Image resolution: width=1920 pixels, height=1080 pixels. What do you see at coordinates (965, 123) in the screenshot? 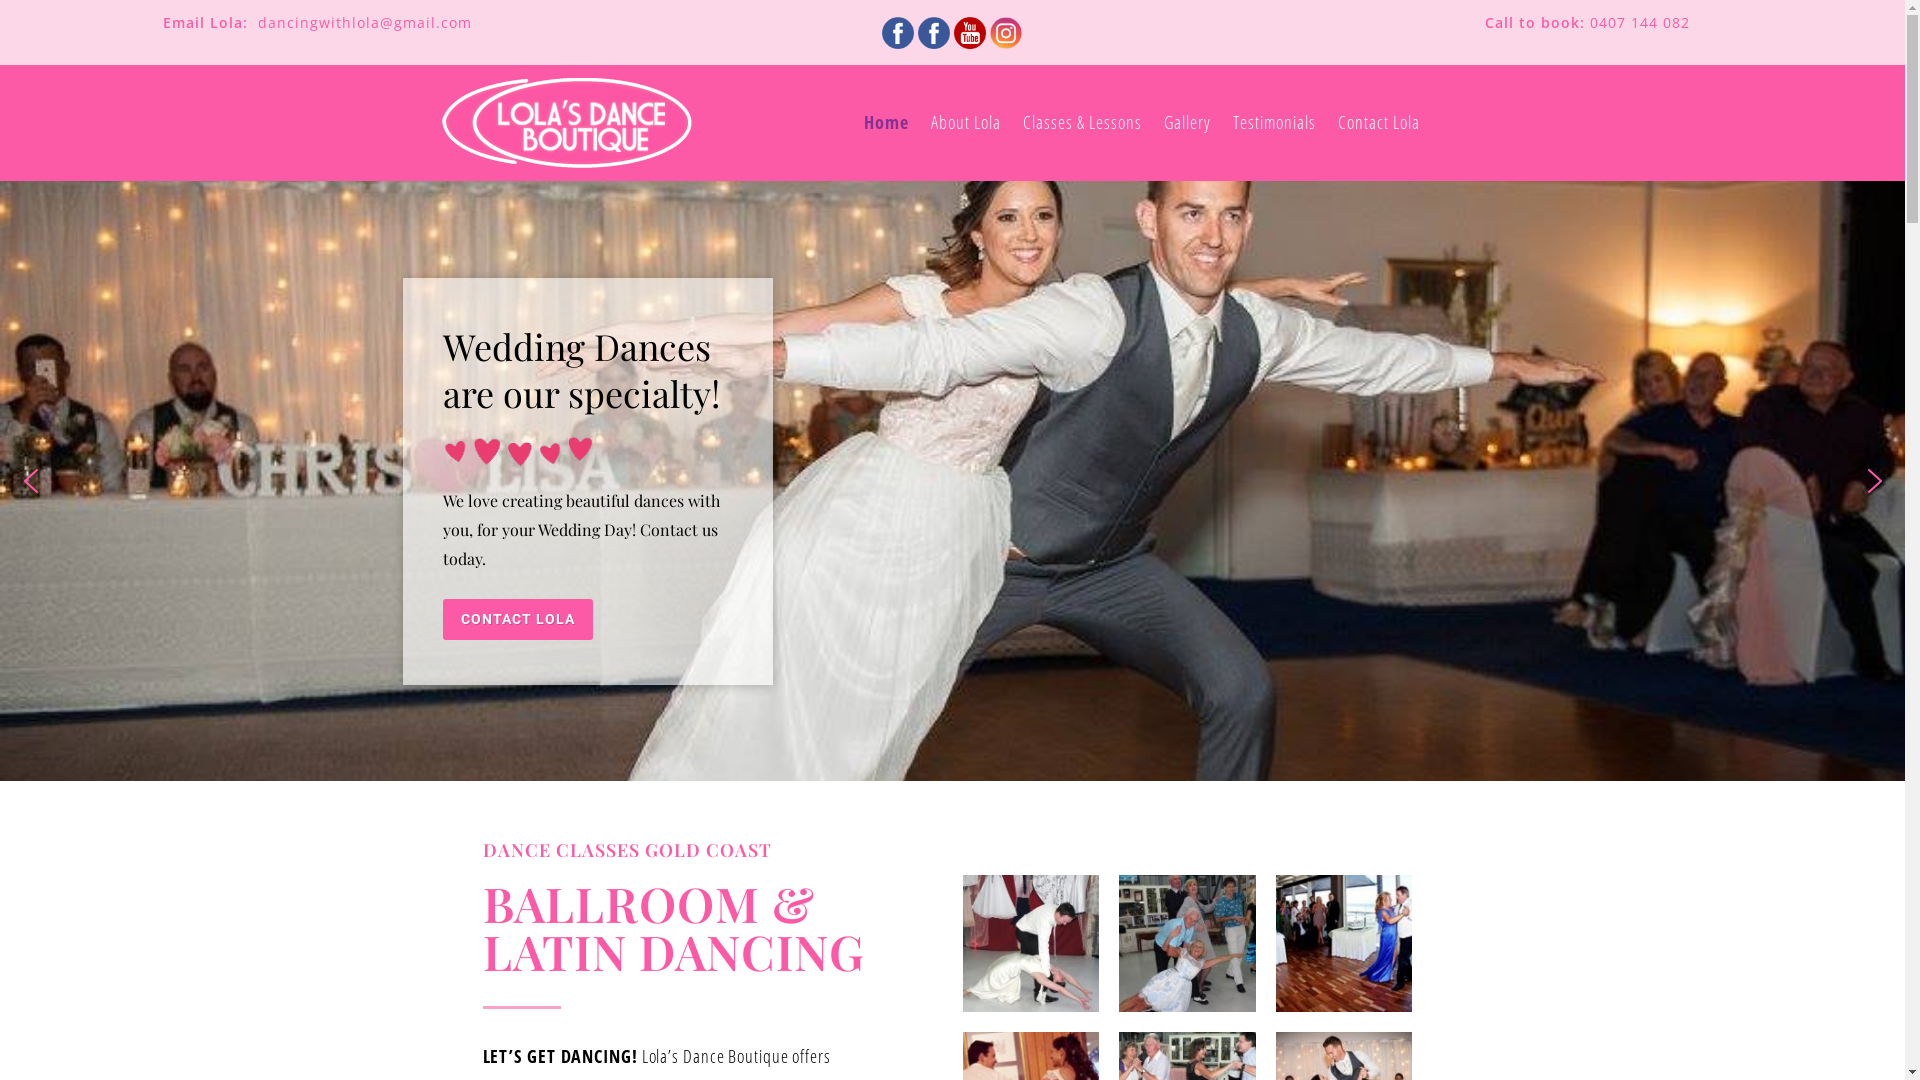
I see `'About Lola'` at bounding box center [965, 123].